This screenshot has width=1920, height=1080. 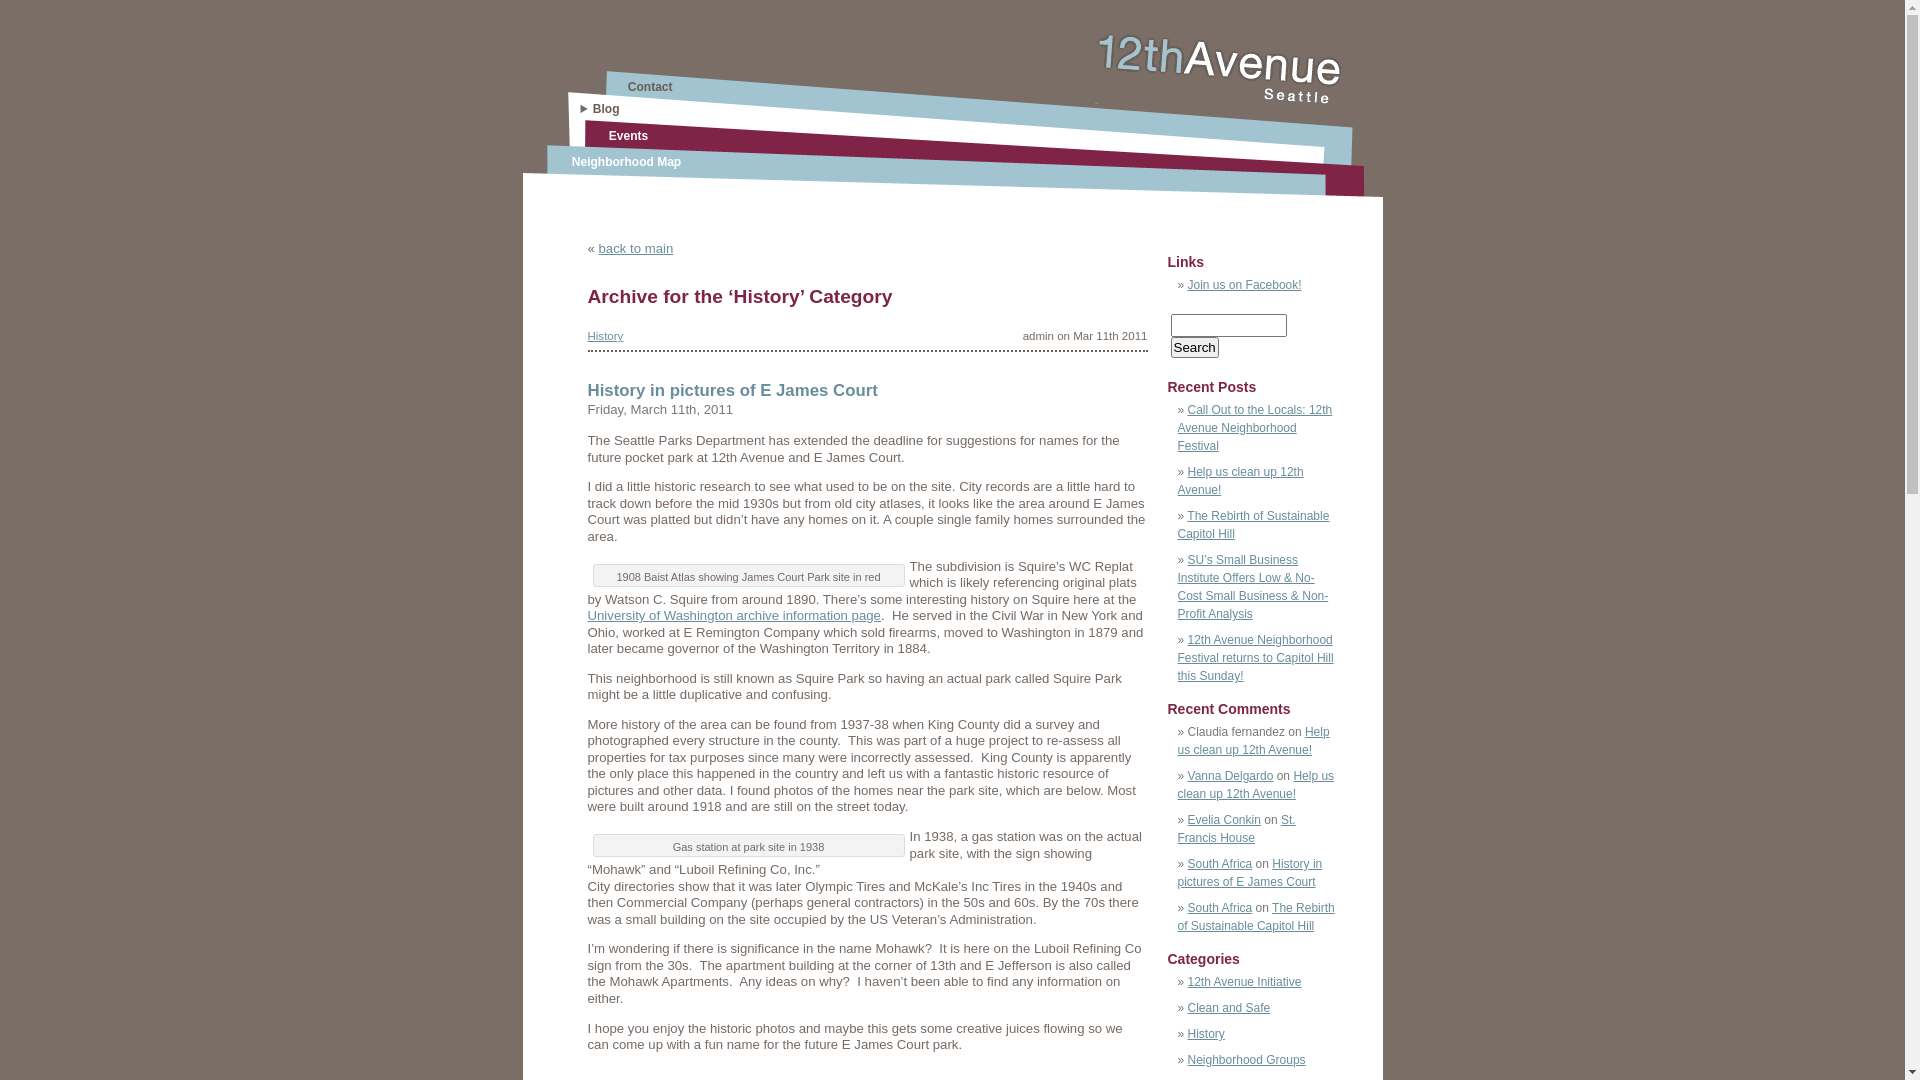 I want to click on 'Help us clean up 12th Avenue!', so click(x=1255, y=784).